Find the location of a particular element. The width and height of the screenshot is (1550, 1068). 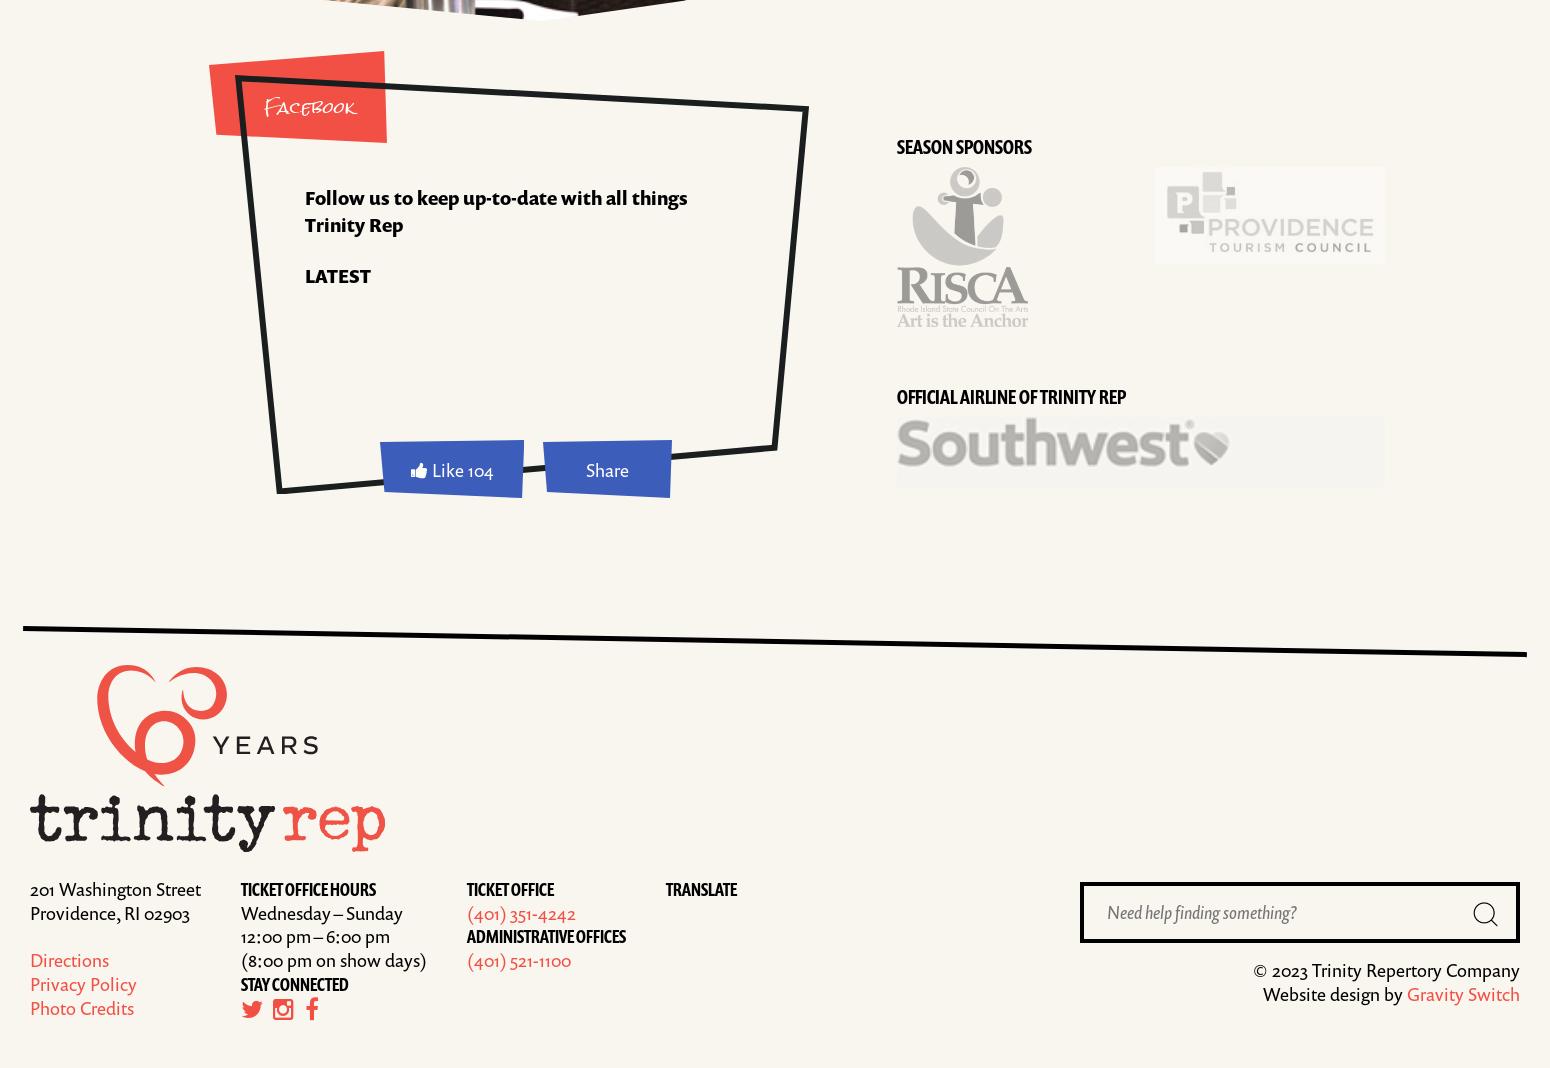

'(8:00 pm on show days)' is located at coordinates (333, 960).